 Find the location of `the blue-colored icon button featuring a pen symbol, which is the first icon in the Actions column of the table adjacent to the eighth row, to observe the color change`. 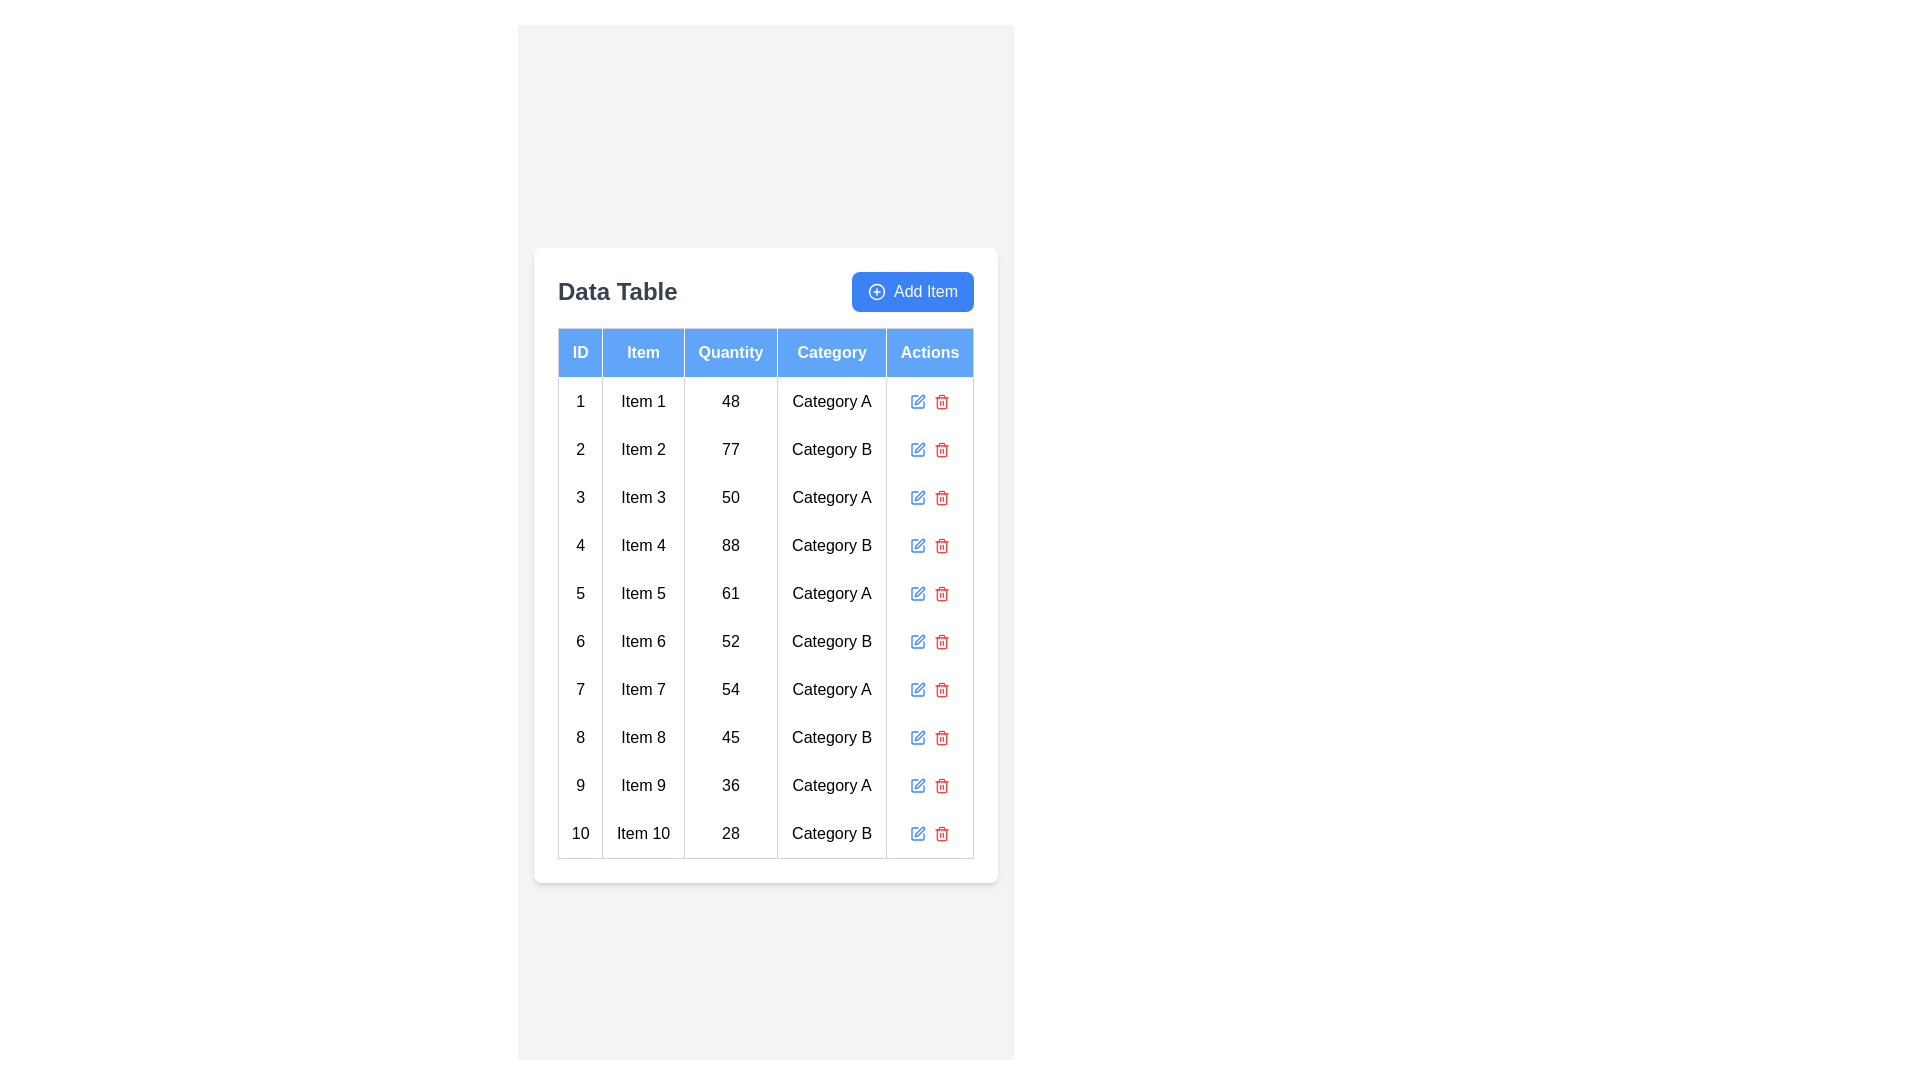

the blue-colored icon button featuring a pen symbol, which is the first icon in the Actions column of the table adjacent to the eighth row, to observe the color change is located at coordinates (917, 737).